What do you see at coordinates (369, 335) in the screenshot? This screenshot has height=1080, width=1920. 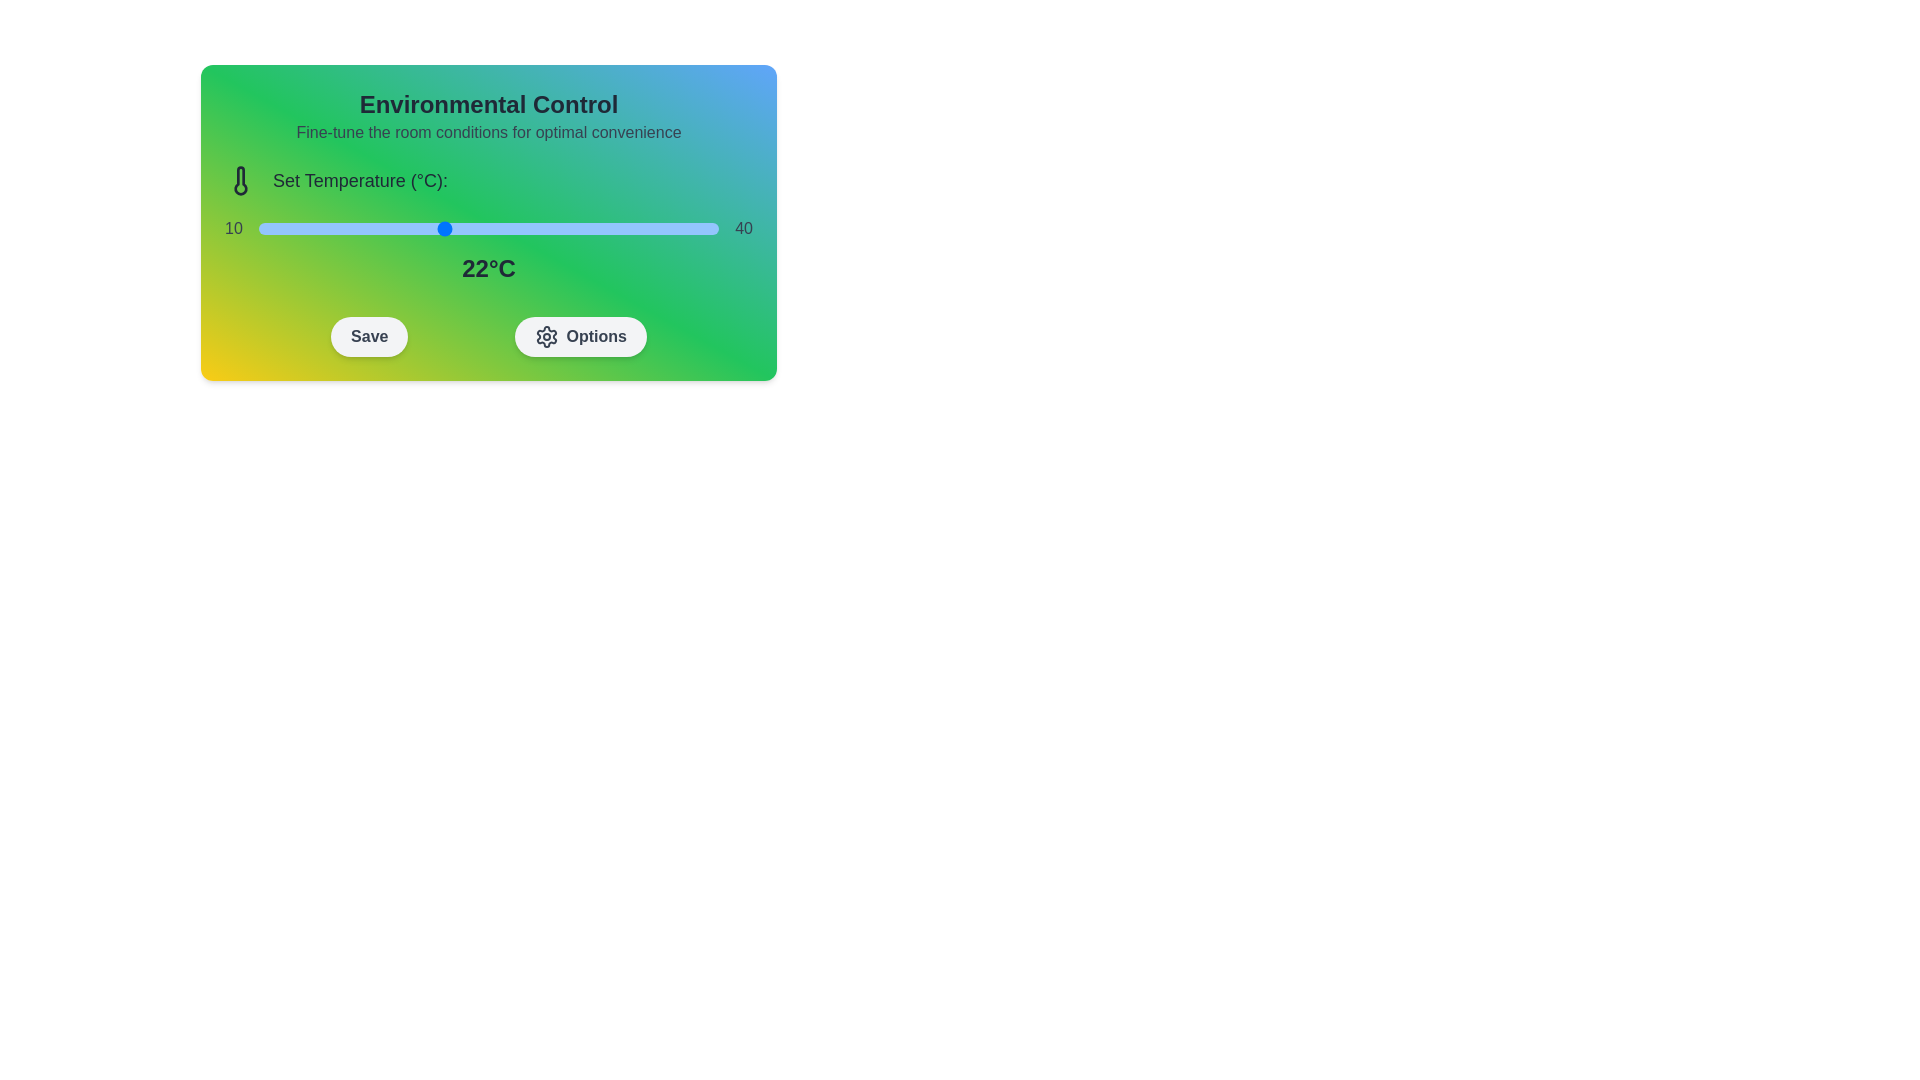 I see `the leftmost button in the horizontal arrangement at the bottom of the card-like layout` at bounding box center [369, 335].